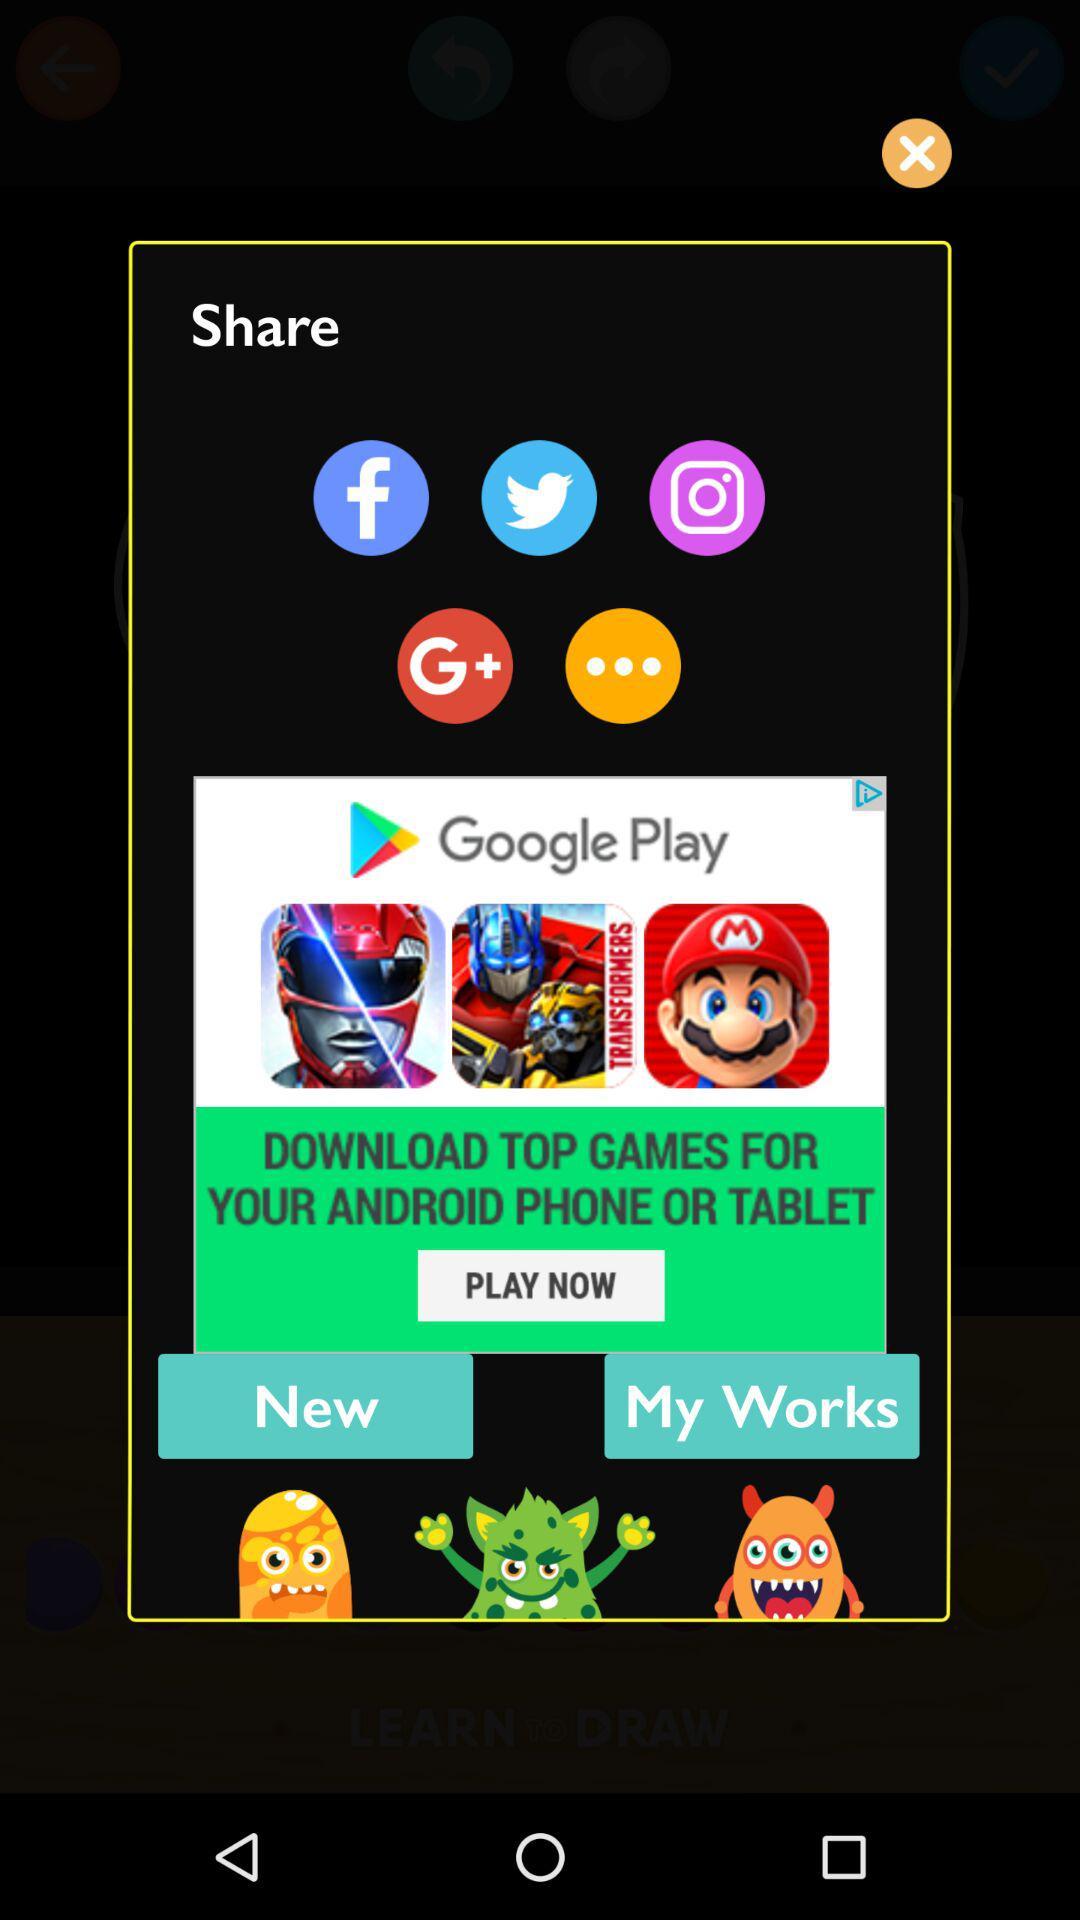 Image resolution: width=1080 pixels, height=1920 pixels. I want to click on the more icon, so click(622, 666).